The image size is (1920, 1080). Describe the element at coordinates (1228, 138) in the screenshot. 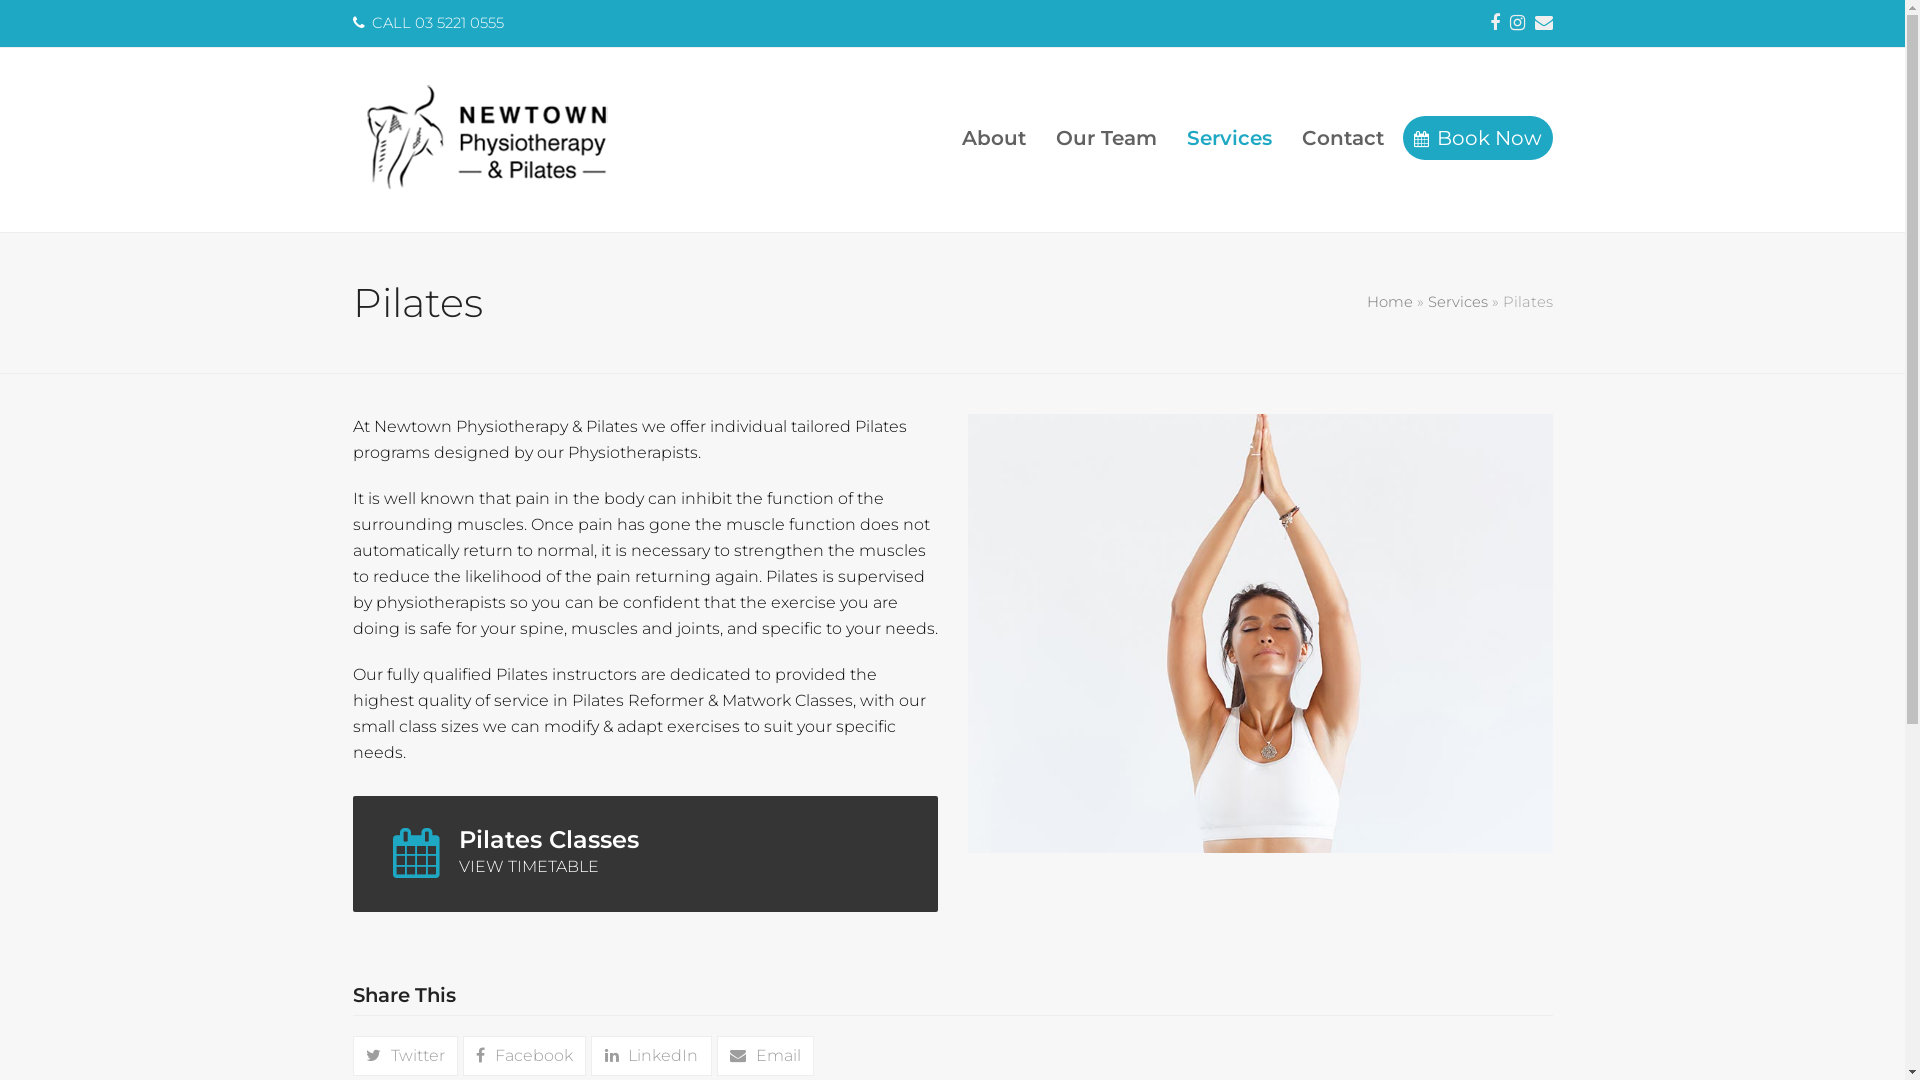

I see `'Services'` at that location.